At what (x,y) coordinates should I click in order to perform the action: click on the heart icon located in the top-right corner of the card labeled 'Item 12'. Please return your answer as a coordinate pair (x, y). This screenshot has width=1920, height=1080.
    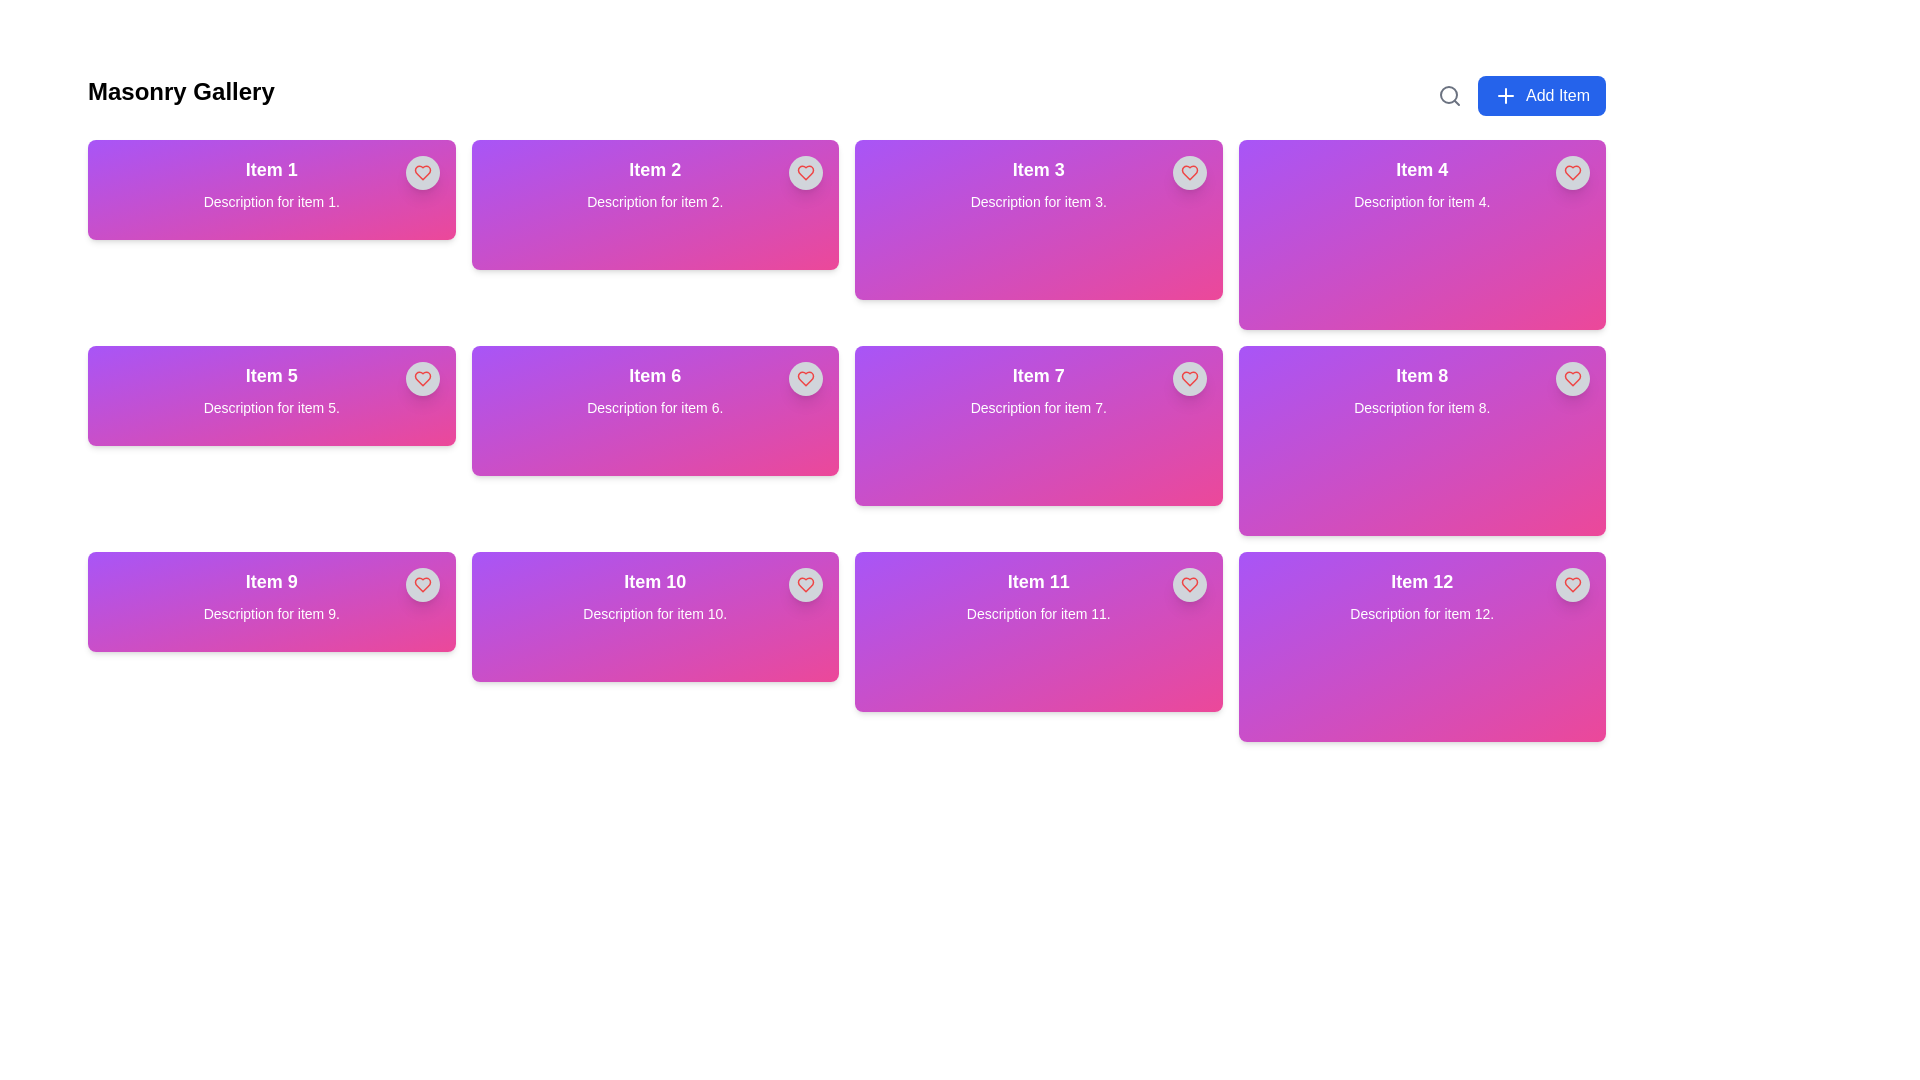
    Looking at the image, I should click on (1572, 585).